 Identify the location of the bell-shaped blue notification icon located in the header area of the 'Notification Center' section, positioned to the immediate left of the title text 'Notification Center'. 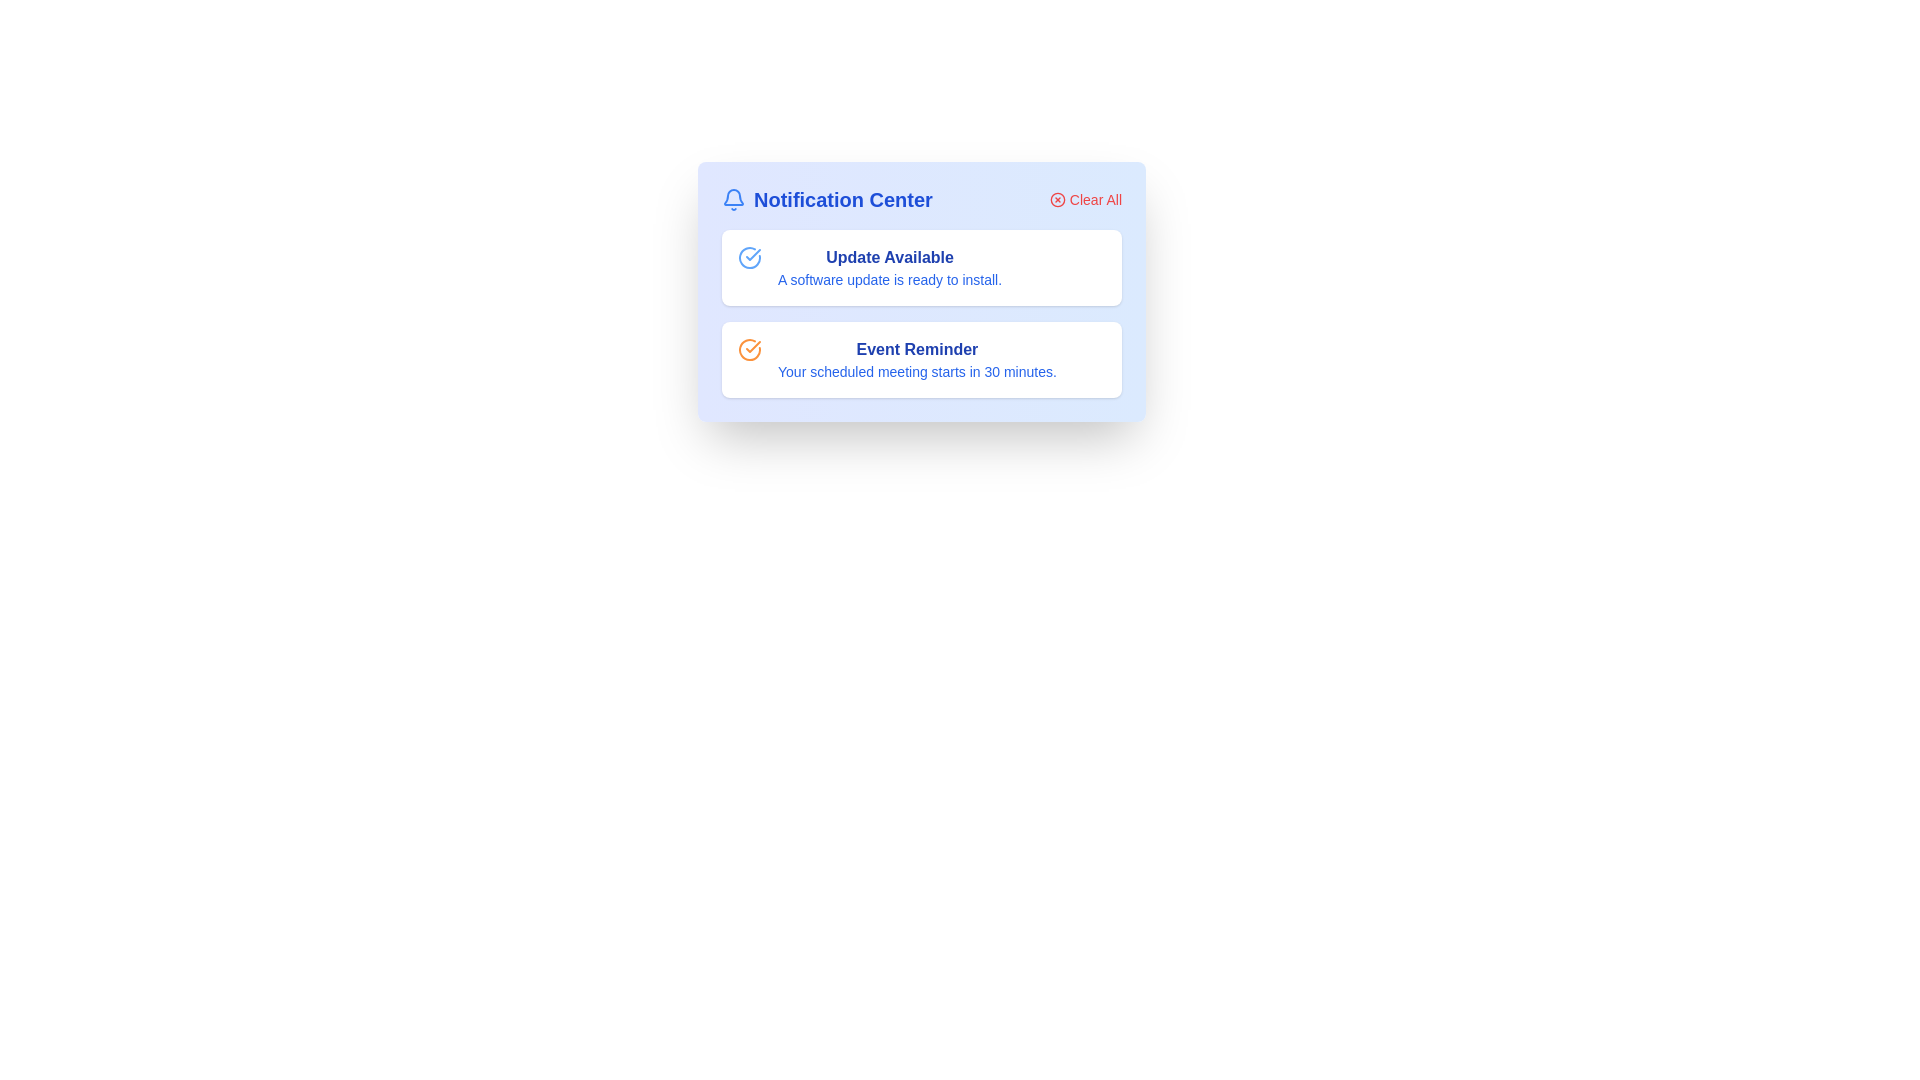
(733, 200).